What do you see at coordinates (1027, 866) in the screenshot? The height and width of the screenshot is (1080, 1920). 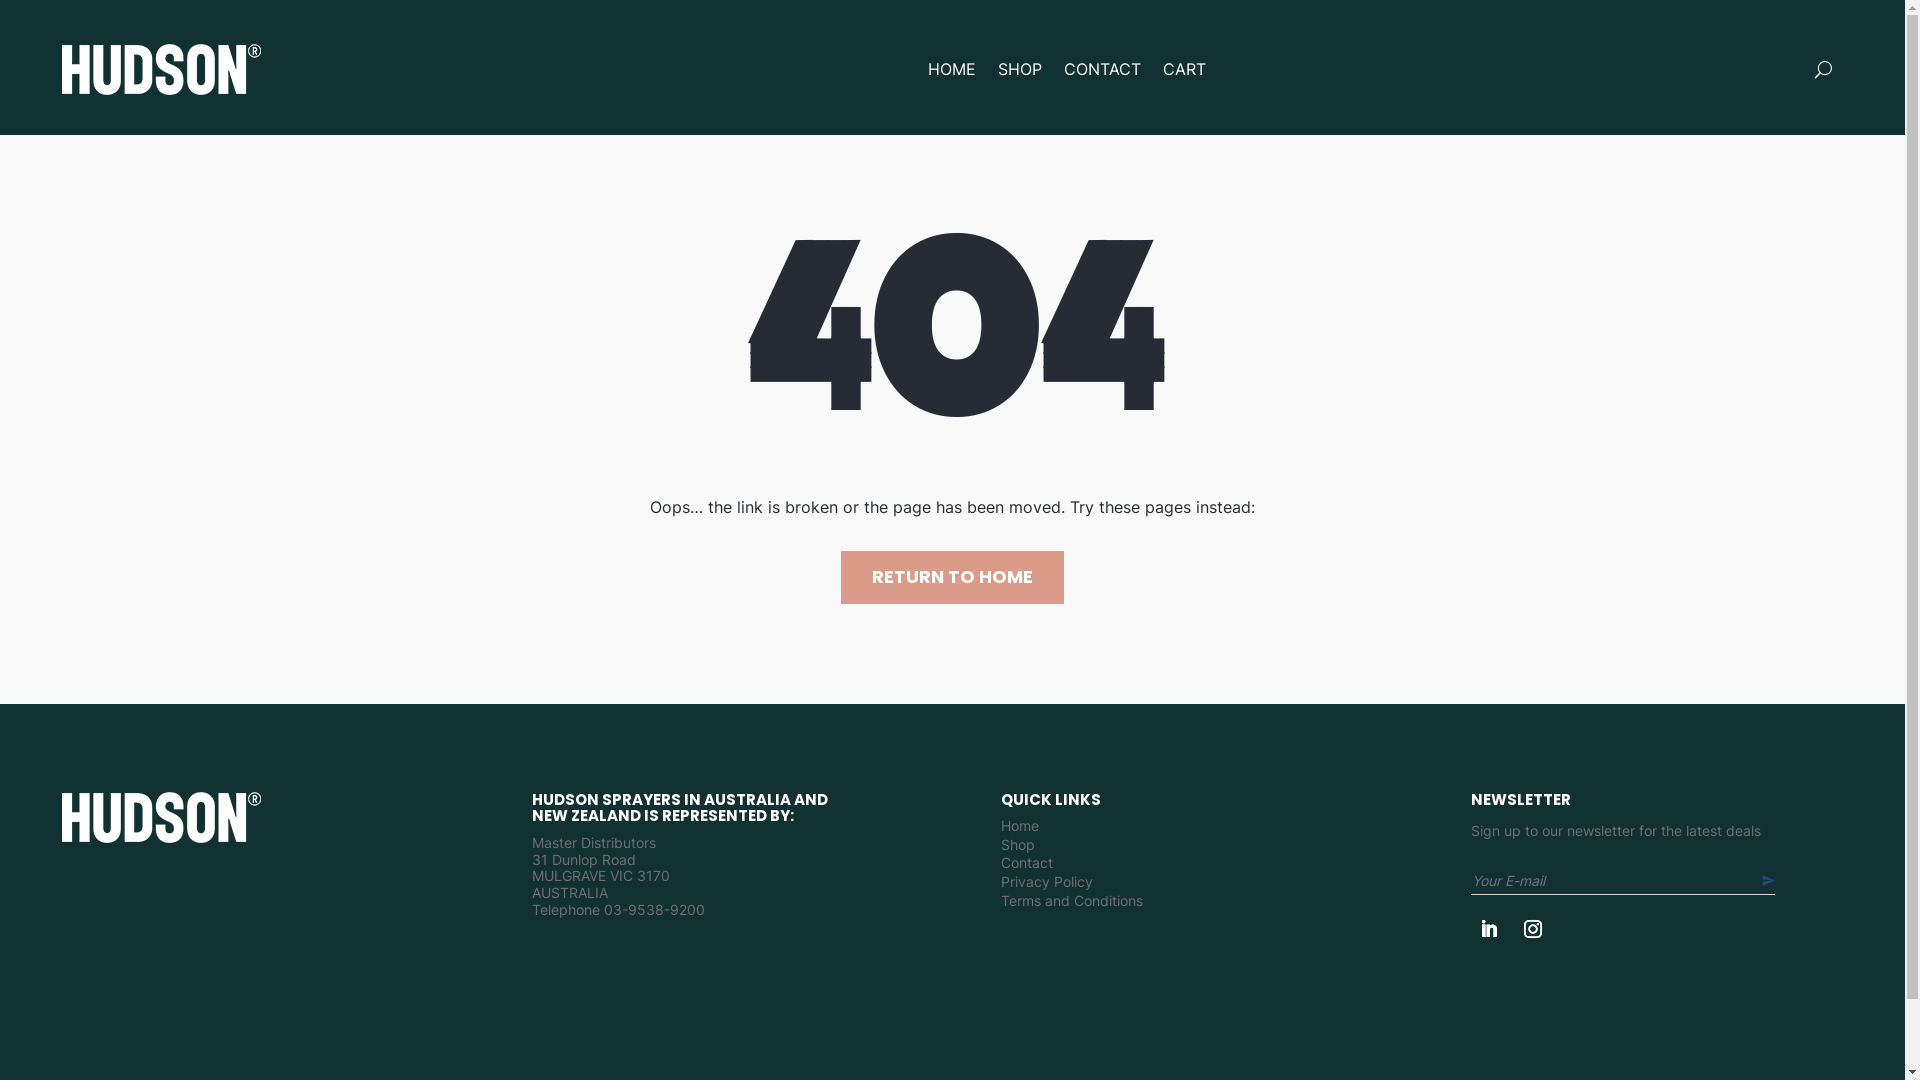 I see `'Contact'` at bounding box center [1027, 866].